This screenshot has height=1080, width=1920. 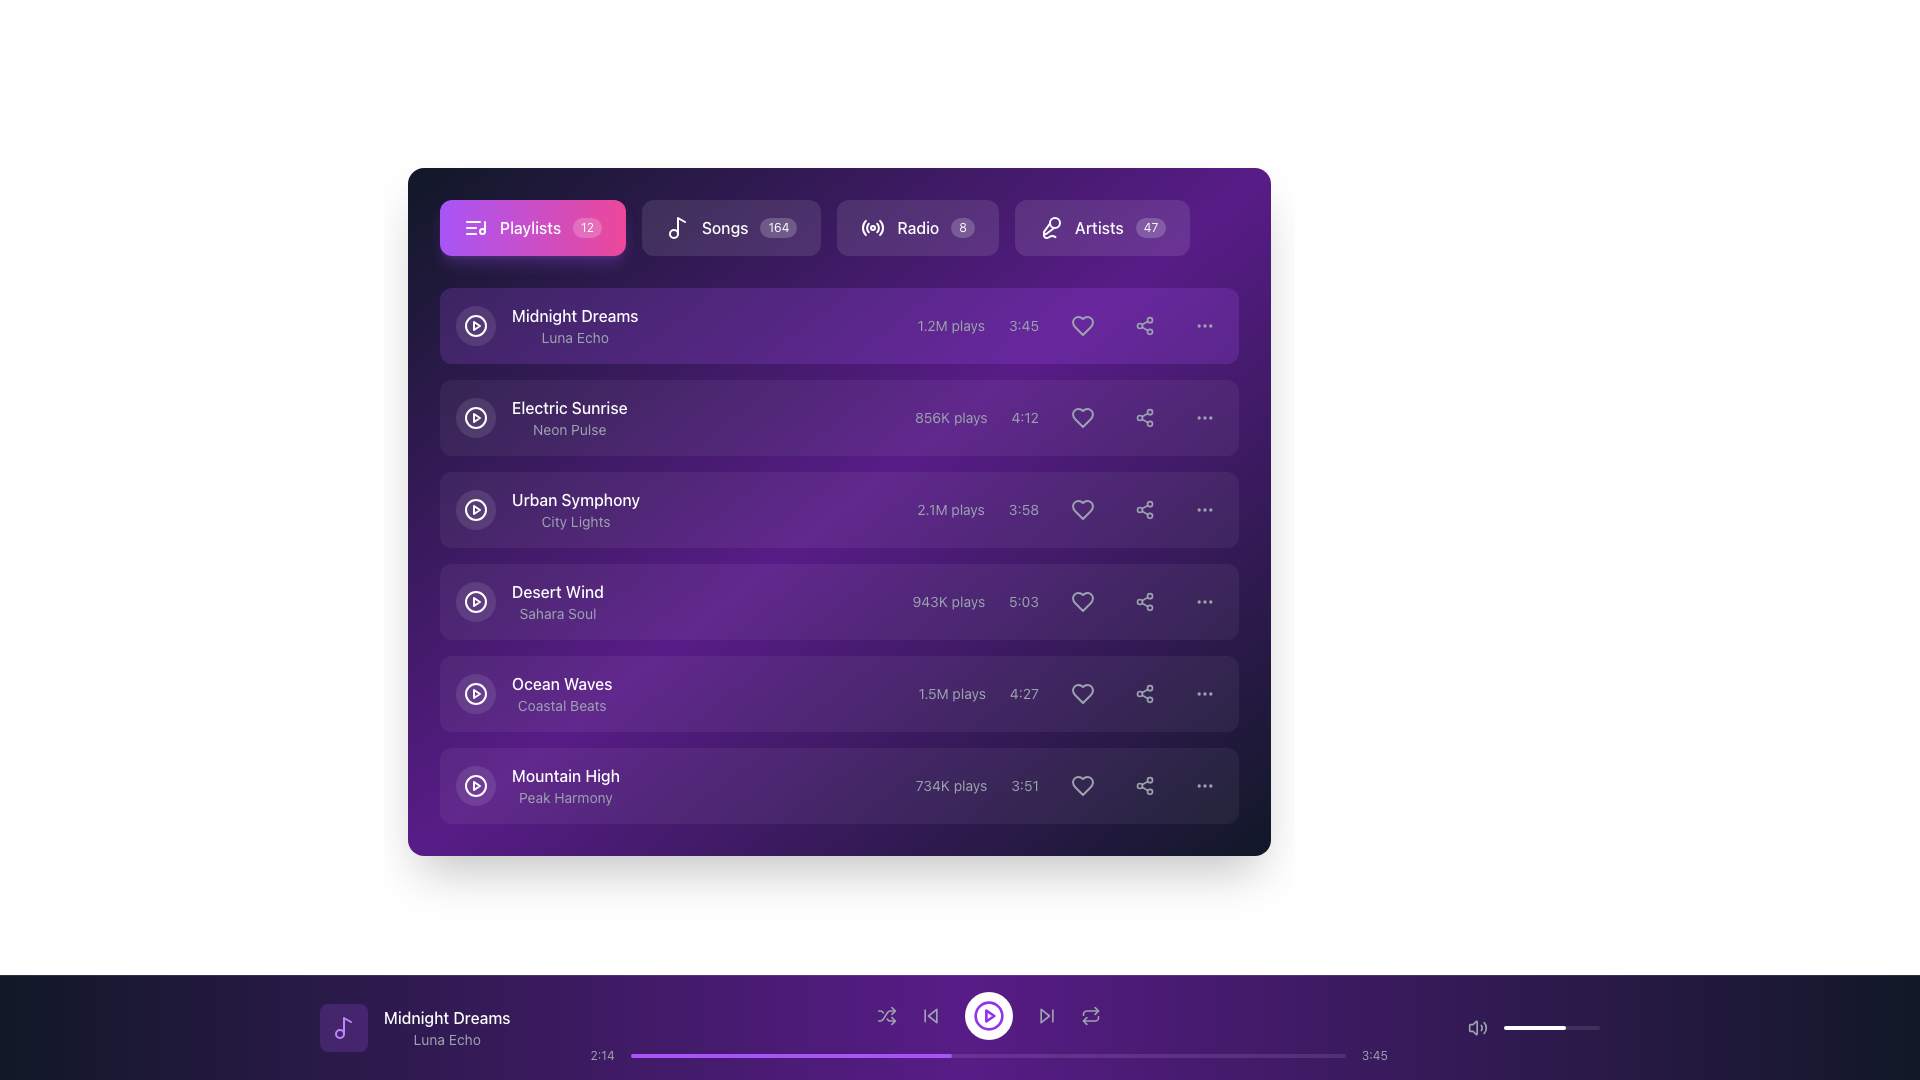 What do you see at coordinates (1514, 1028) in the screenshot?
I see `the slider's value` at bounding box center [1514, 1028].